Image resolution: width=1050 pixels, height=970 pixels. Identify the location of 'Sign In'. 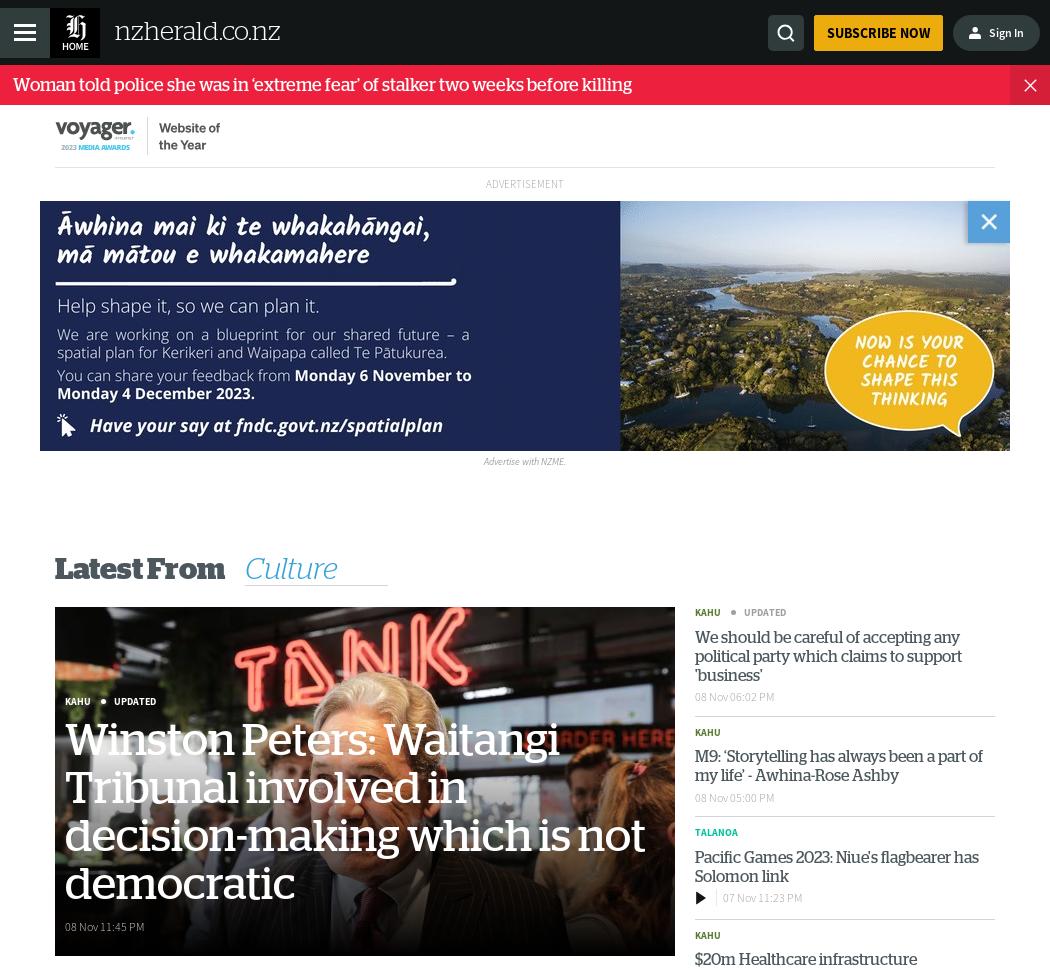
(988, 31).